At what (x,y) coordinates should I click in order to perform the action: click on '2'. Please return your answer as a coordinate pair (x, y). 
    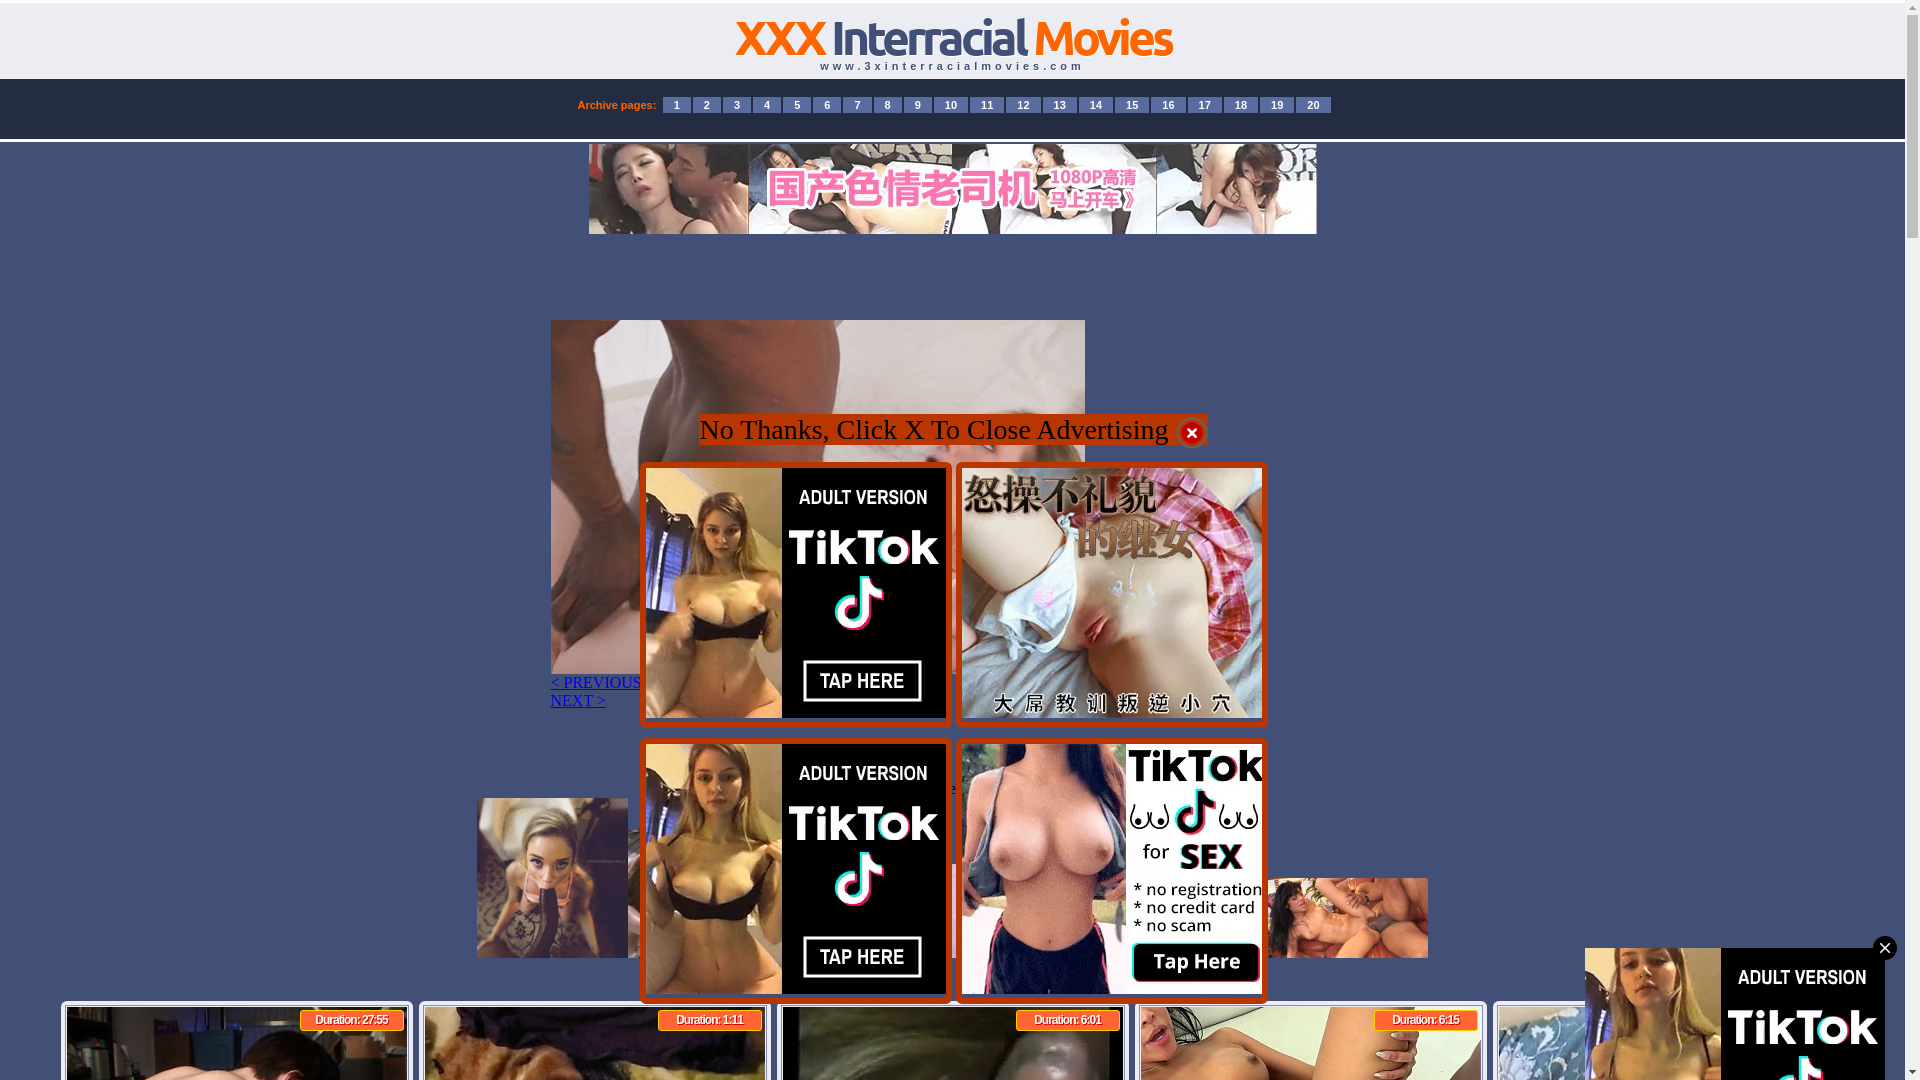
    Looking at the image, I should click on (706, 104).